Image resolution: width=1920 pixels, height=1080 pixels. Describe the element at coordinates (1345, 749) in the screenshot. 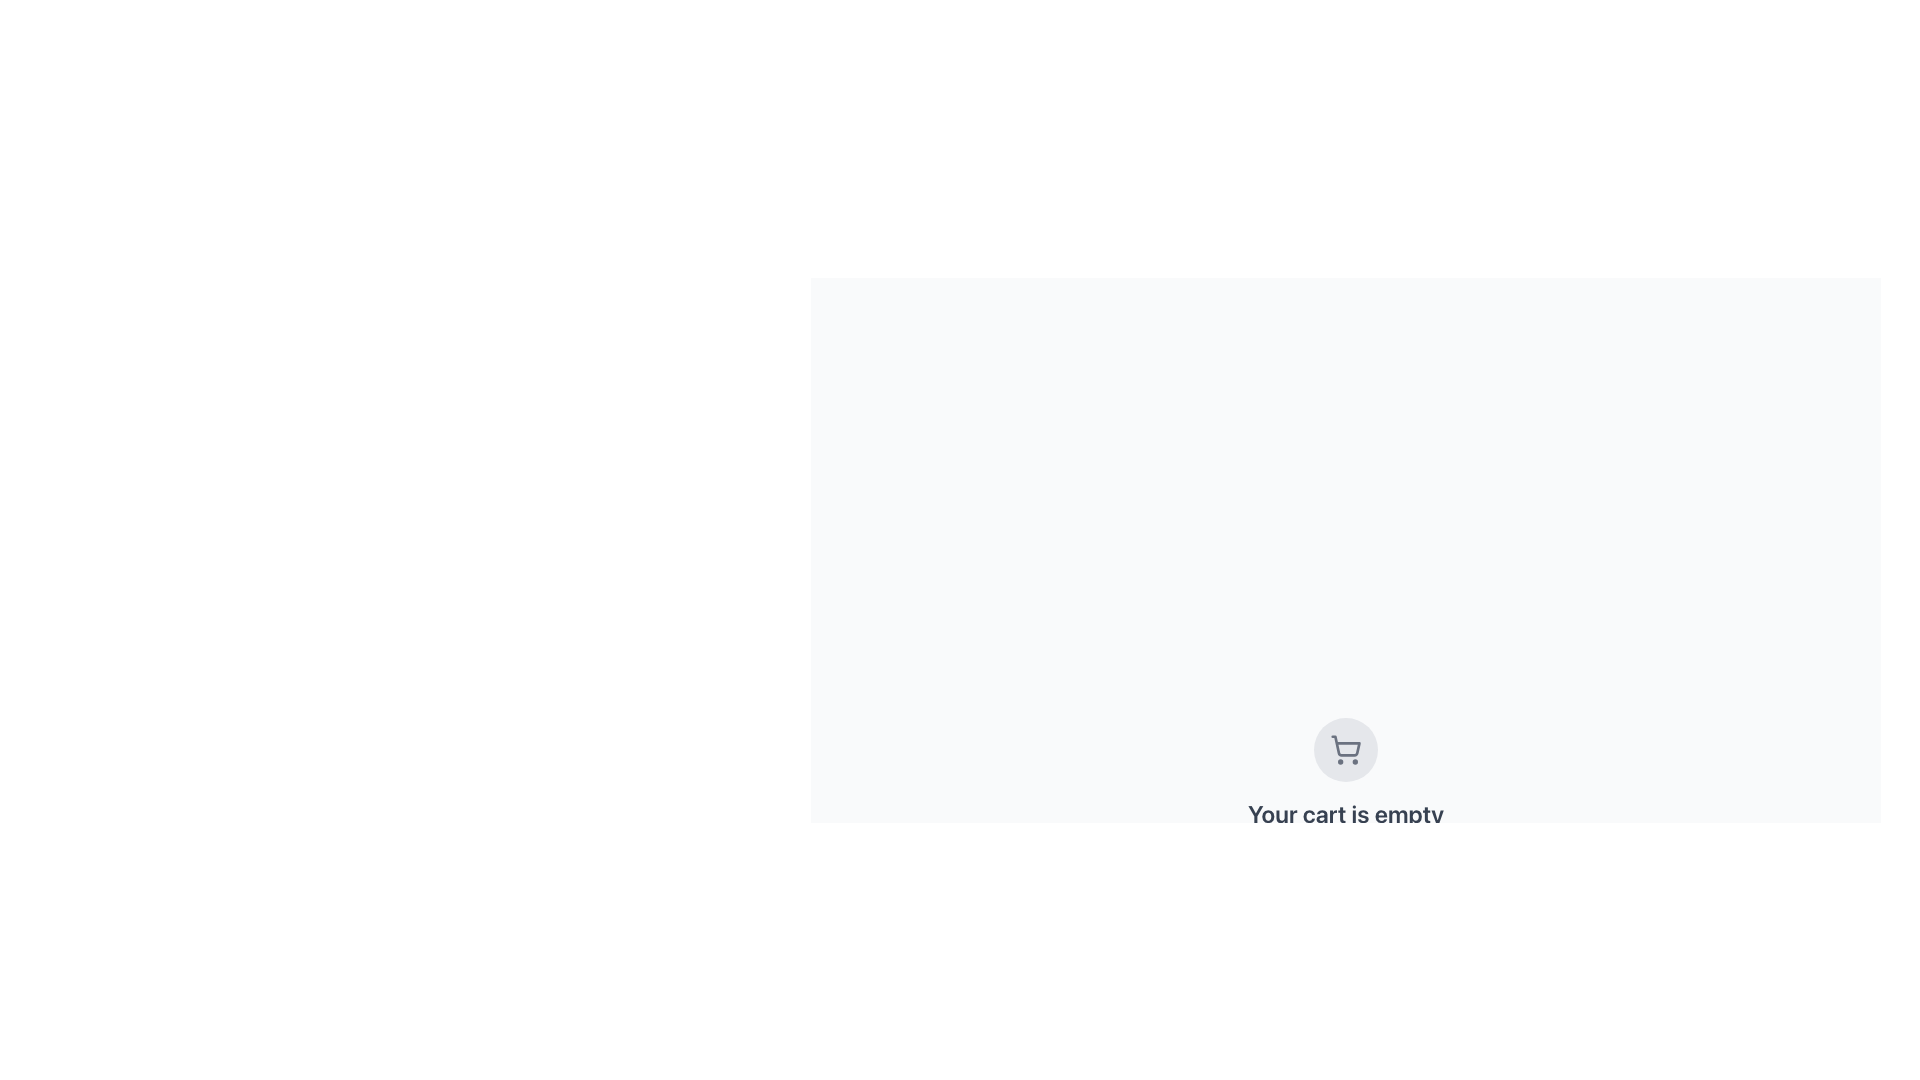

I see `the shopping cart icon, which is a decorative element located centrally above the text 'Your cart is empty'` at that location.